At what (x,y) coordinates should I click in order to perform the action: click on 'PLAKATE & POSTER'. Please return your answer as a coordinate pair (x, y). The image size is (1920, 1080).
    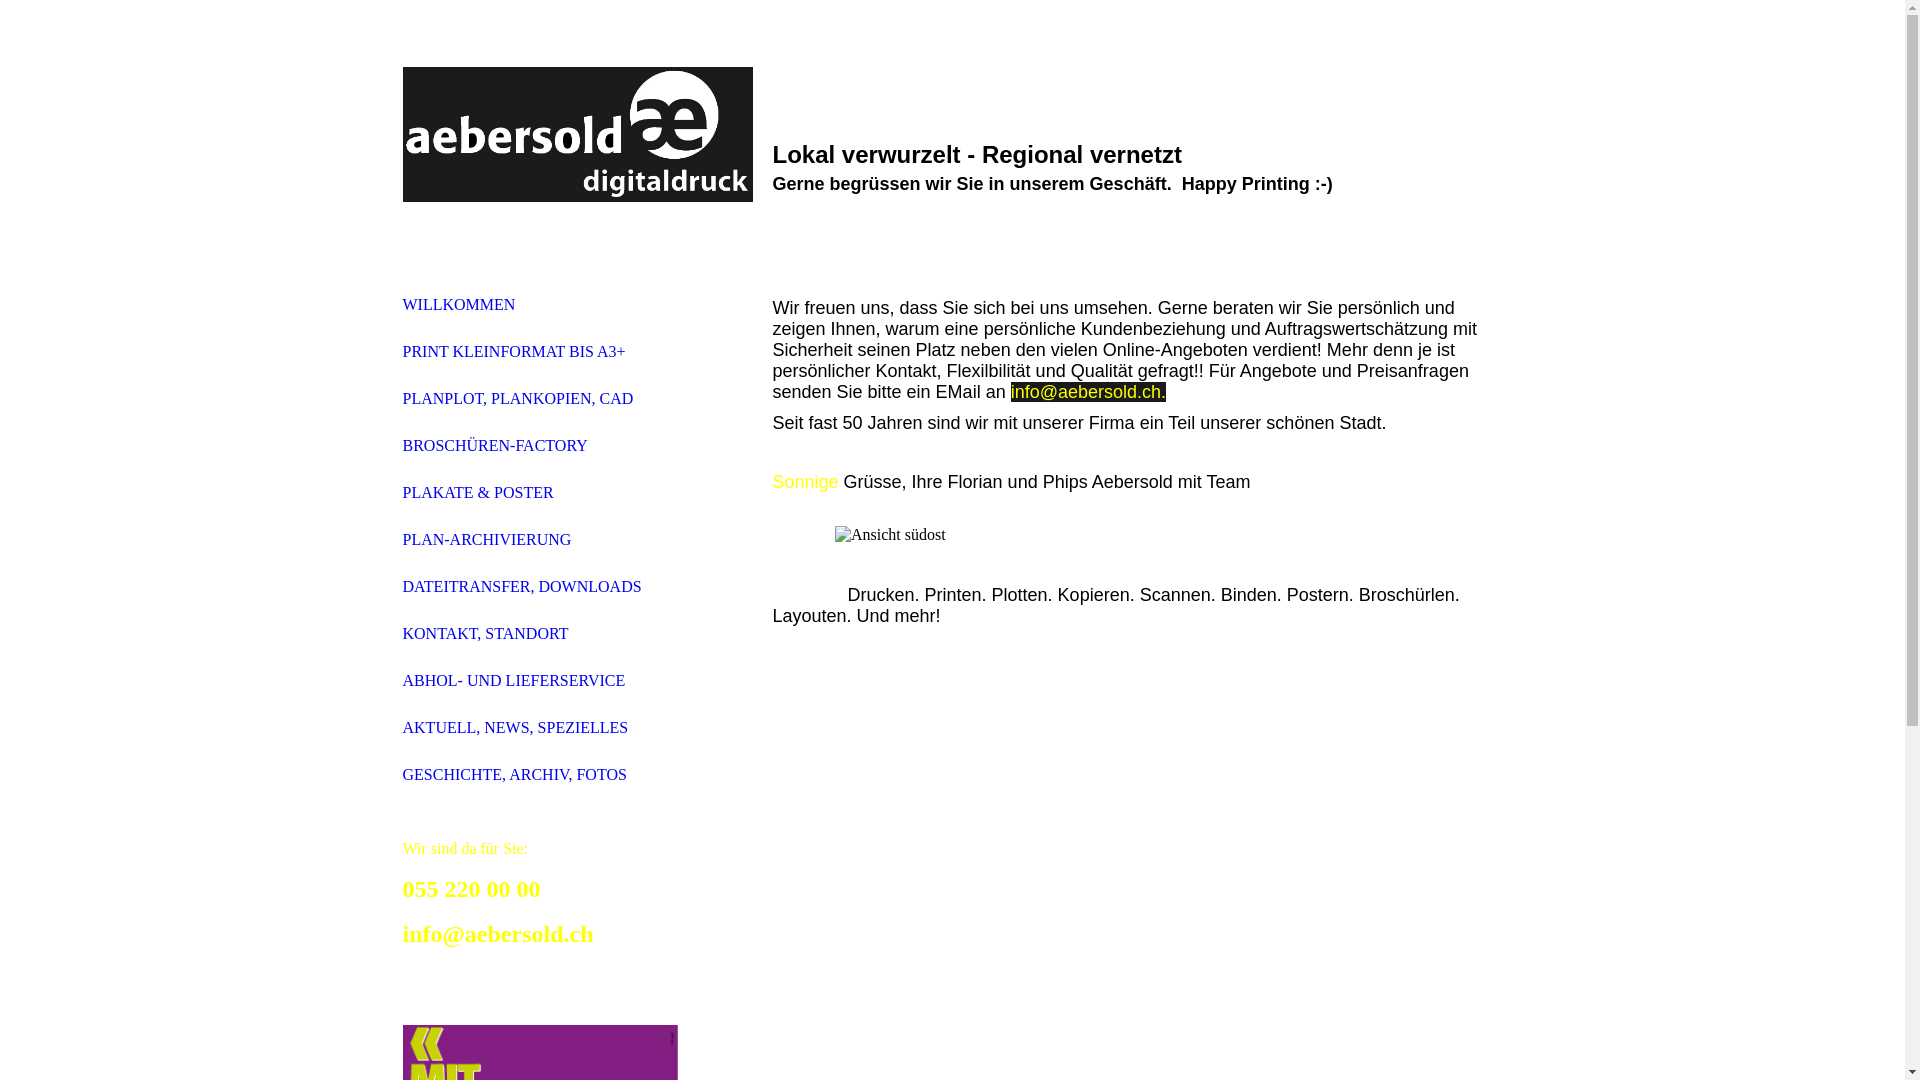
    Looking at the image, I should click on (476, 492).